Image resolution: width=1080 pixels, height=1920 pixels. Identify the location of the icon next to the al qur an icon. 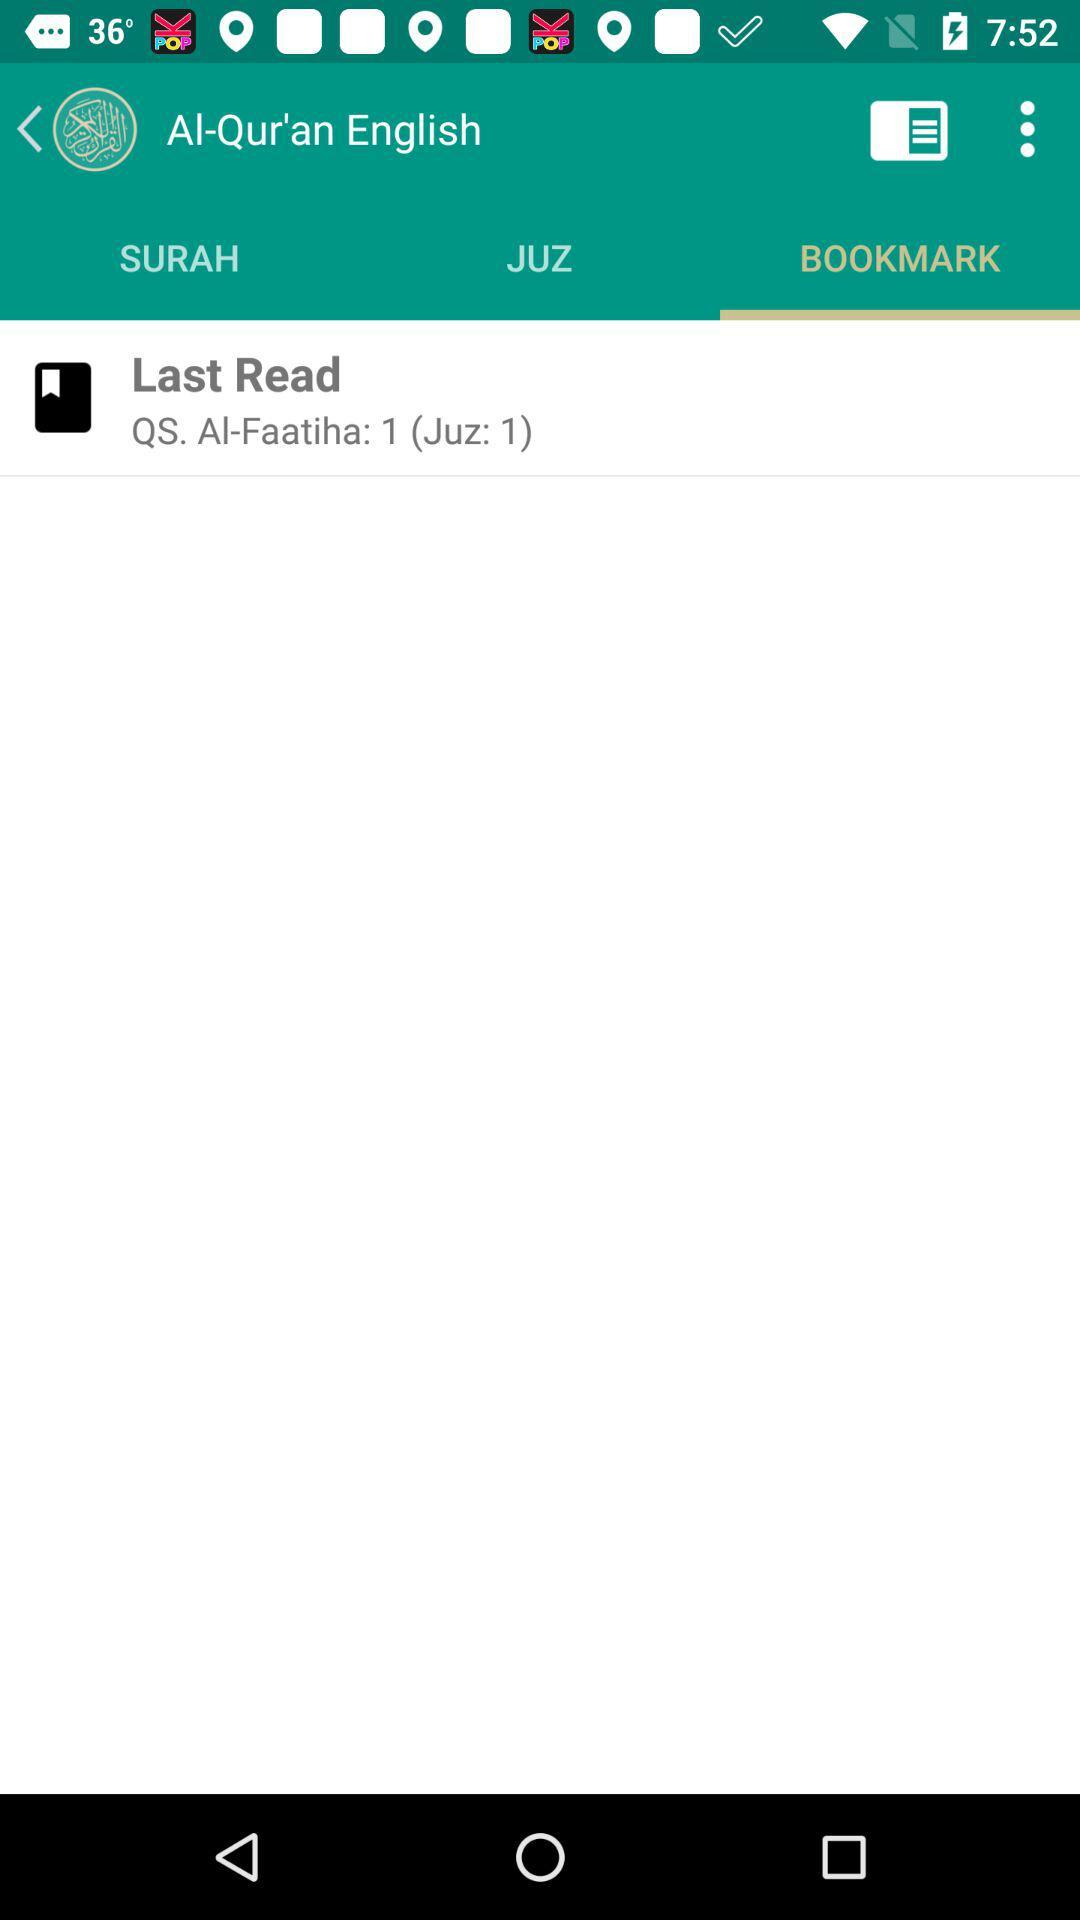
(75, 127).